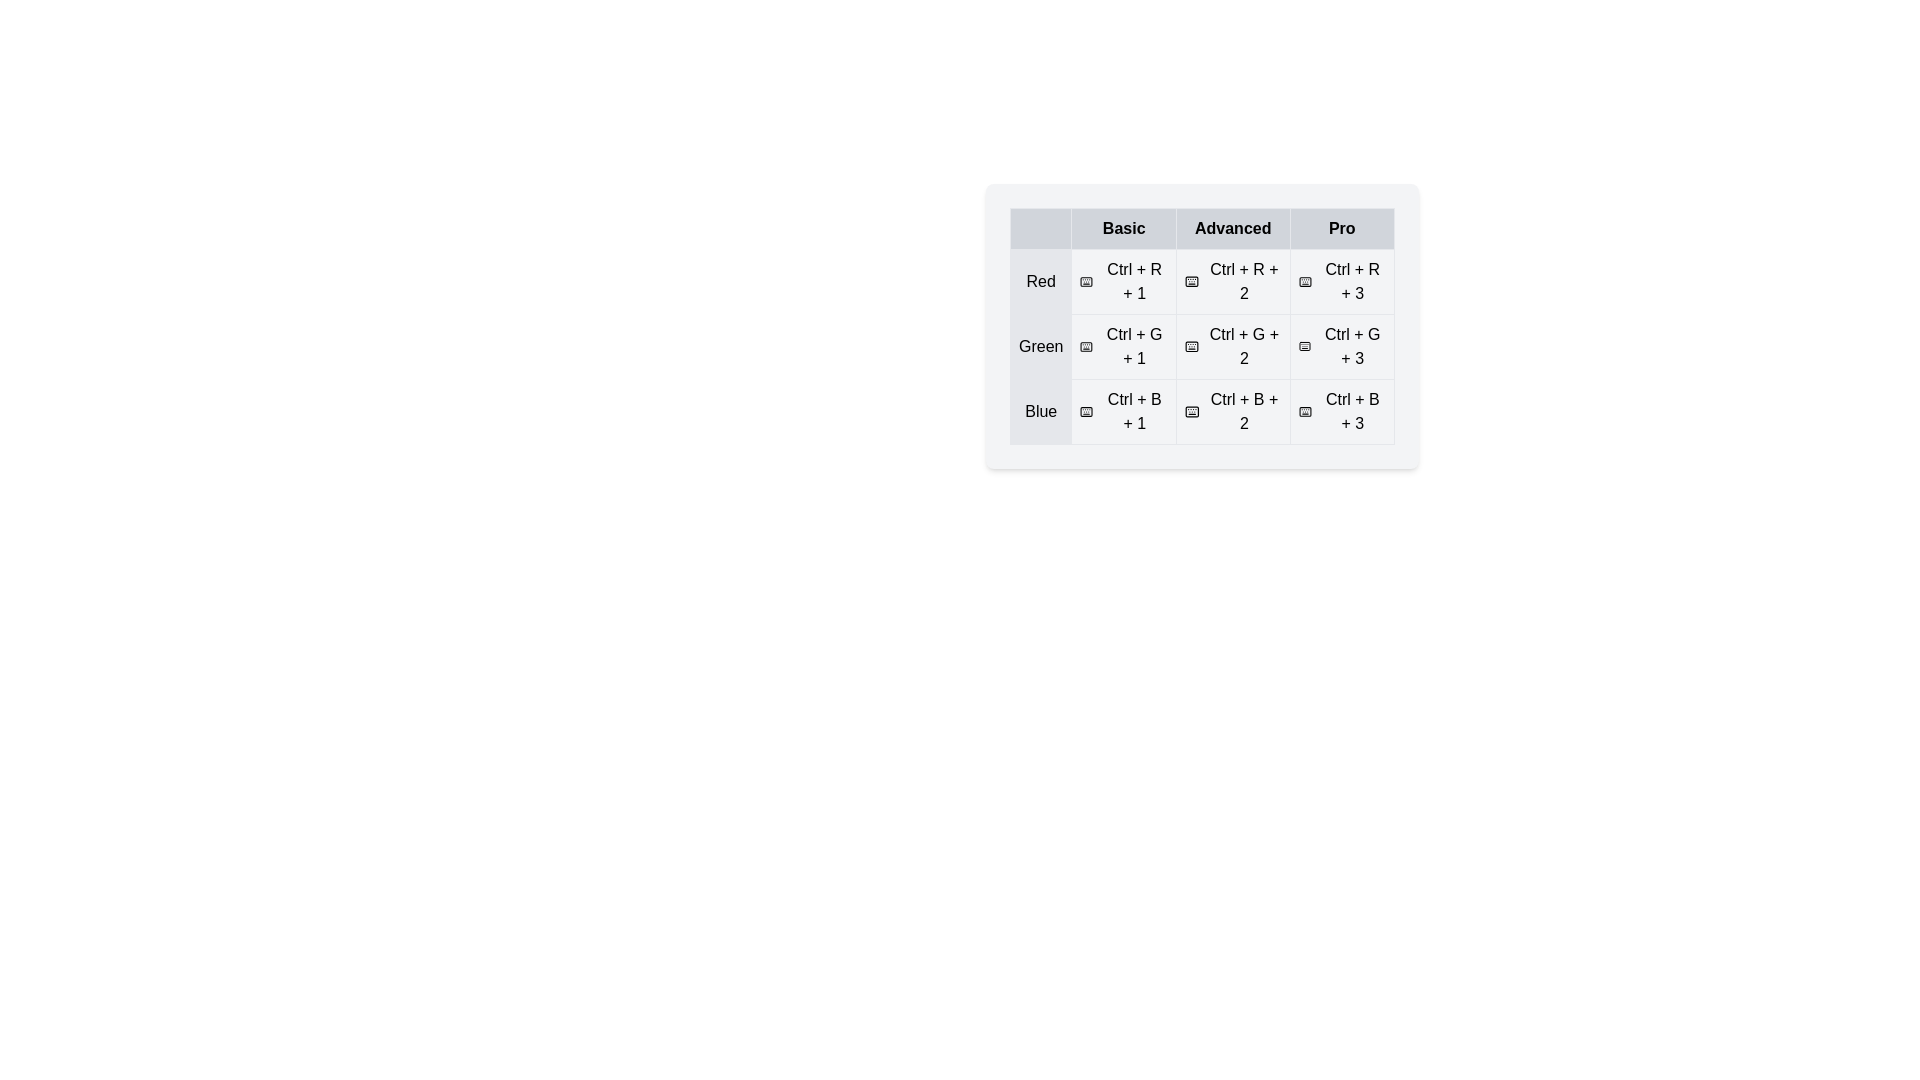 This screenshot has height=1080, width=1920. Describe the element at coordinates (1232, 281) in the screenshot. I see `the label with icon that conveys keyboard shortcut information related to 'Advanced' functionality` at that location.